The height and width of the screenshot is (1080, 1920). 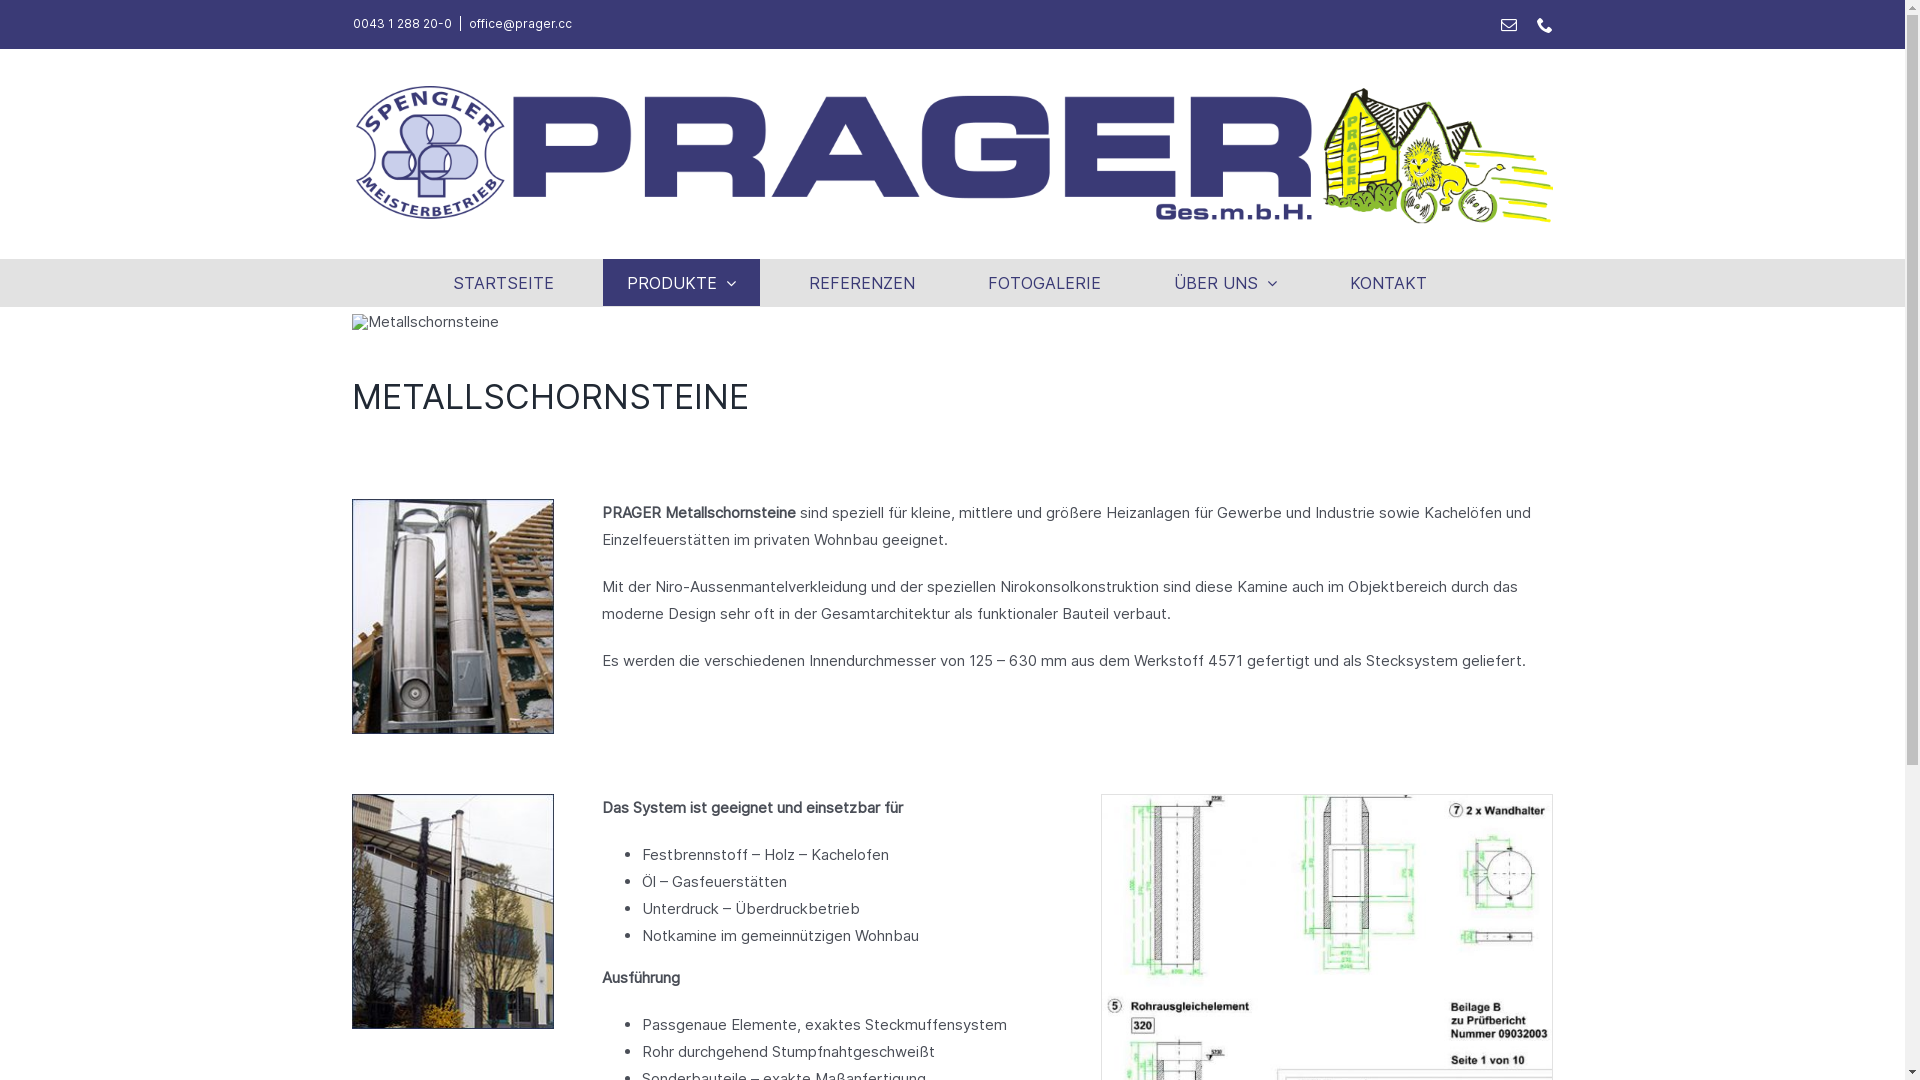 I want to click on 'REFERENZEN', so click(x=862, y=282).